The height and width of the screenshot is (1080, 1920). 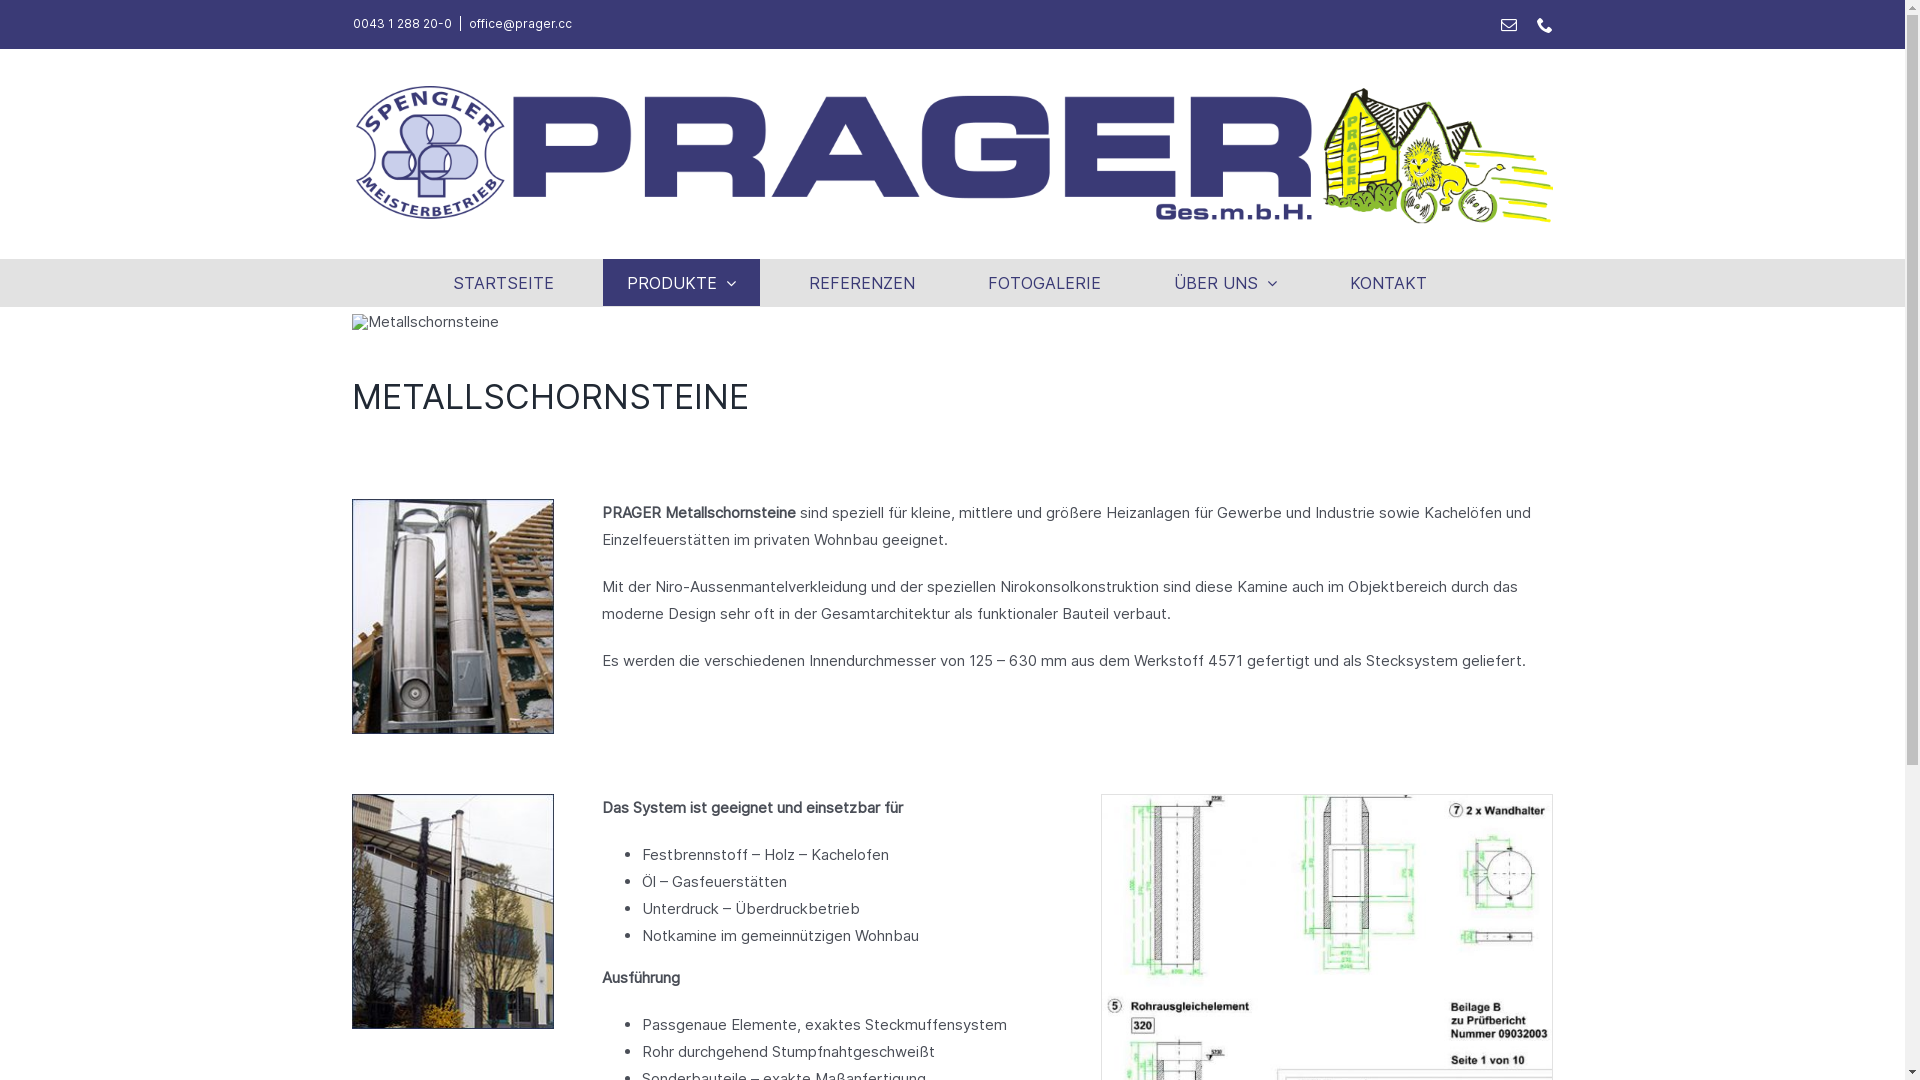 I want to click on 'REFERENZEN', so click(x=862, y=282).